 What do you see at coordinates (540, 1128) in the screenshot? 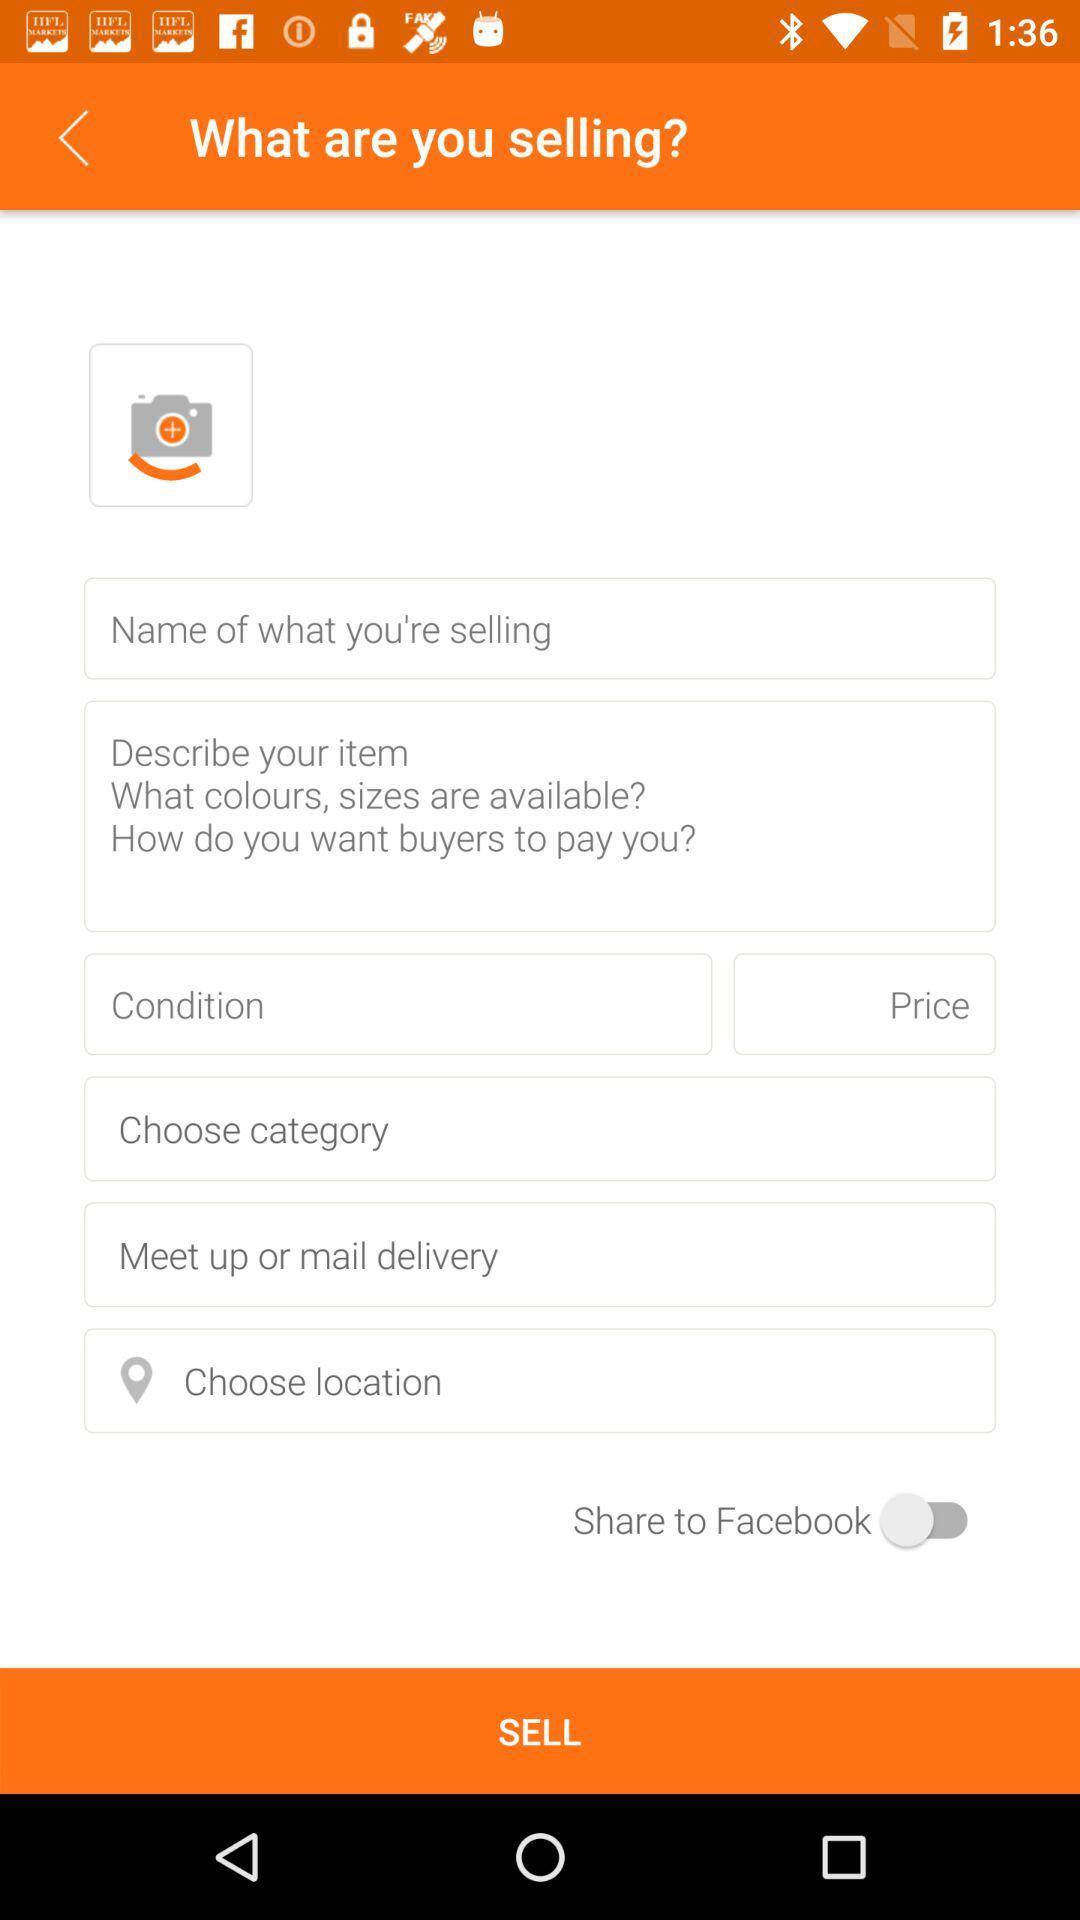
I see `icon above the meet up or` at bounding box center [540, 1128].